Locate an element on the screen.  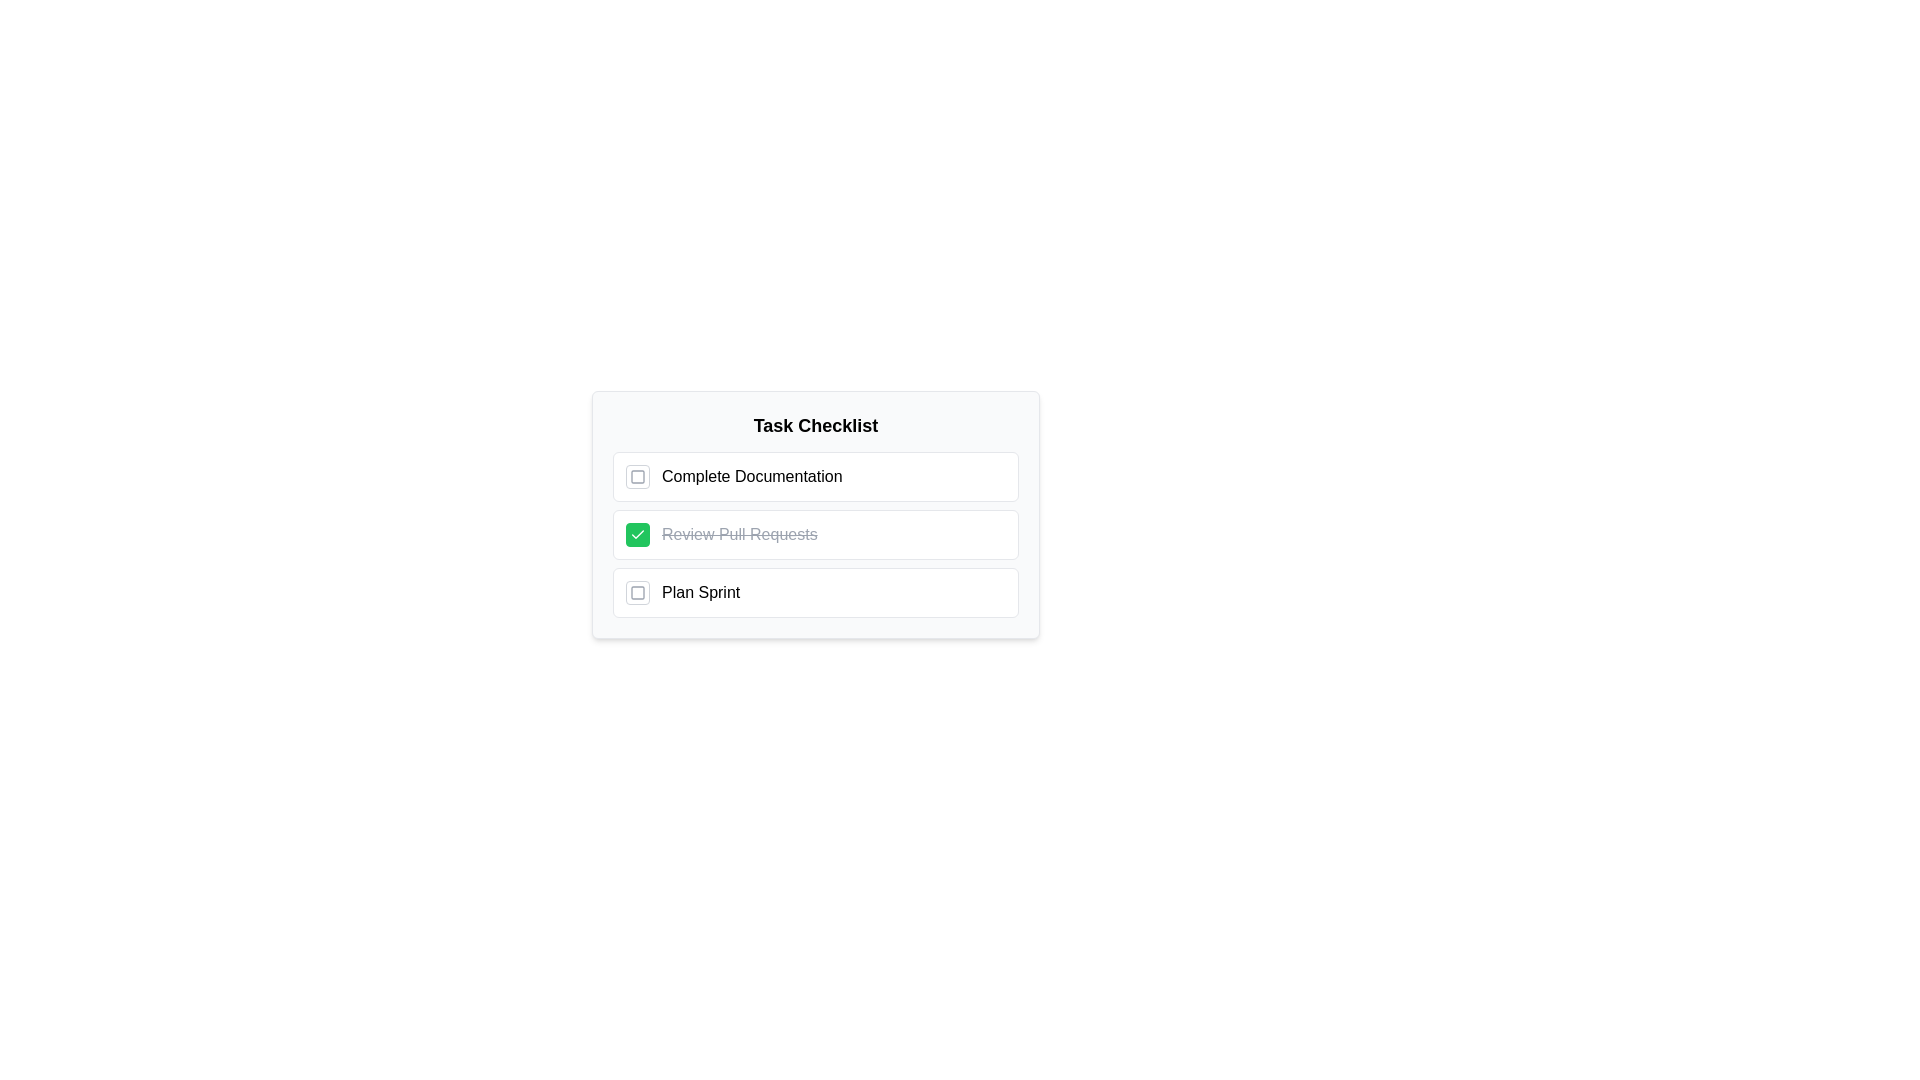
the checkbox located to the left of the 'Plan Sprint' text is located at coordinates (637, 592).